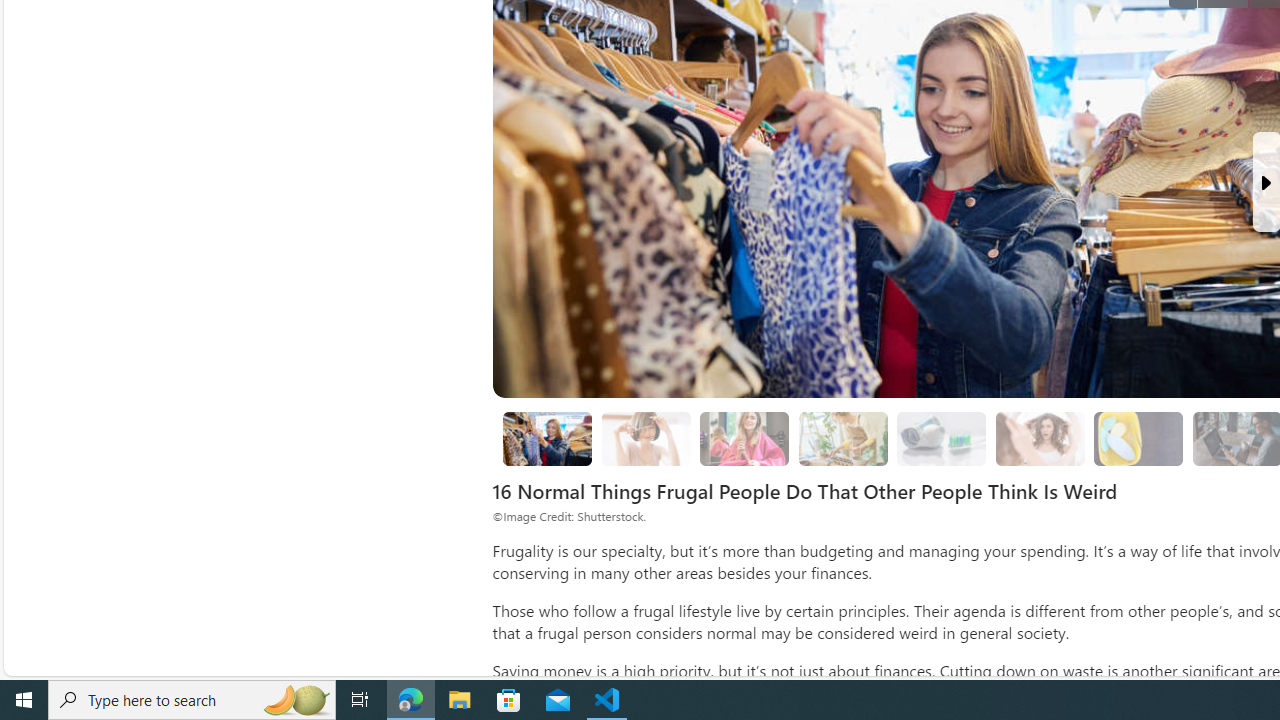  What do you see at coordinates (842, 437) in the screenshot?
I see `'3. Growing From Seeds'` at bounding box center [842, 437].